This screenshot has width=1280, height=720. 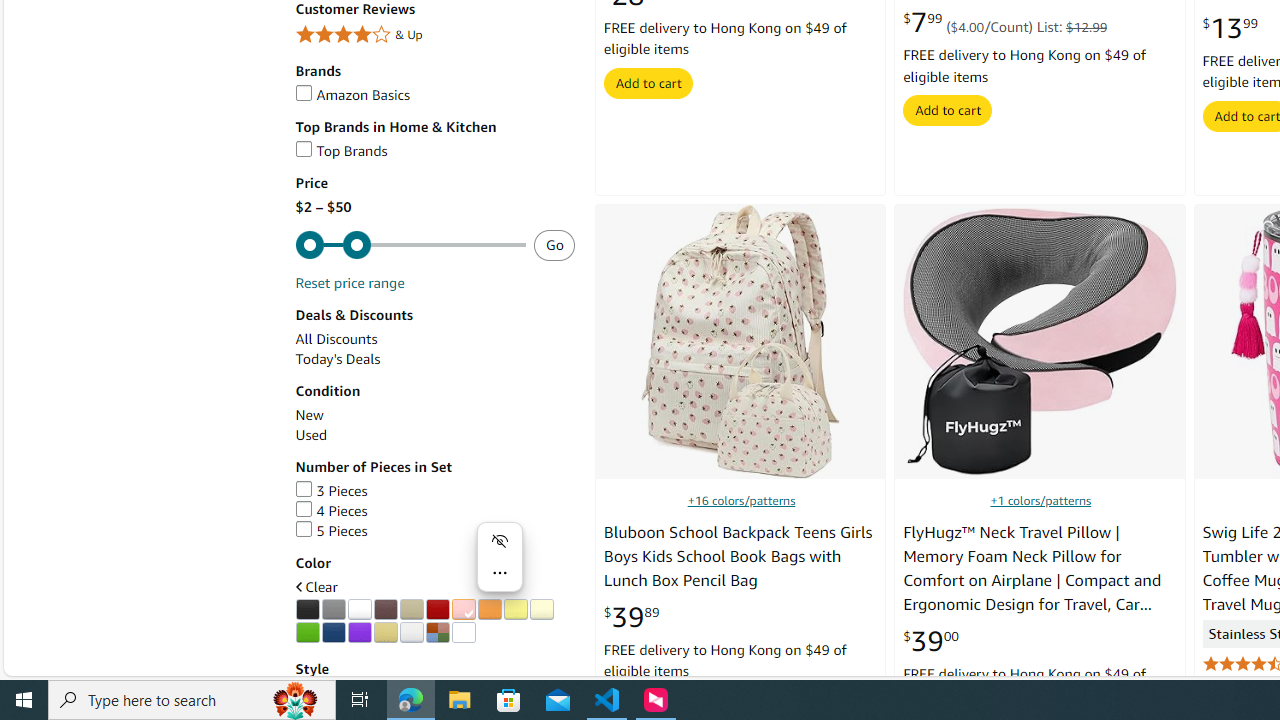 I want to click on 'Used', so click(x=310, y=434).